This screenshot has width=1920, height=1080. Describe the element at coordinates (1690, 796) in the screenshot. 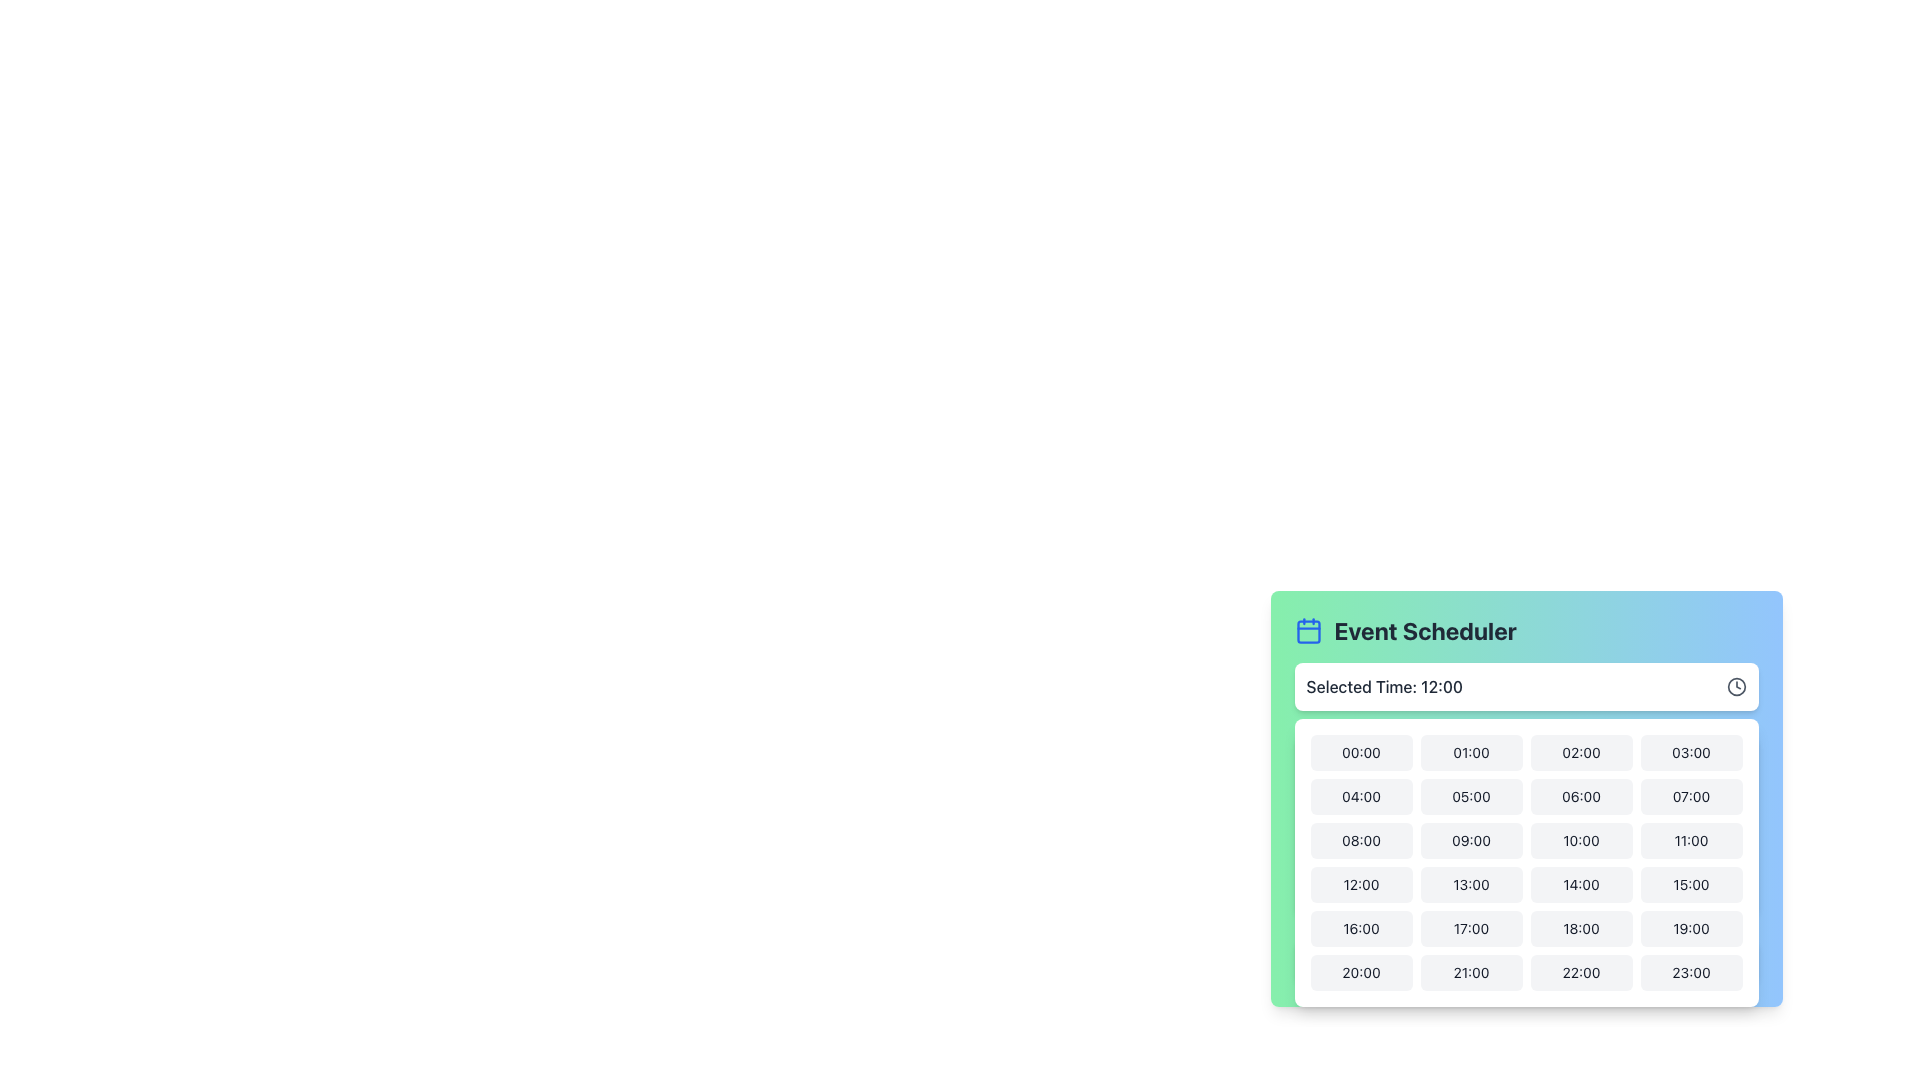

I see `the time selection button for '07:00' located in the second row, fourth column of the time slots grid in the 'Event Scheduler' interface` at that location.